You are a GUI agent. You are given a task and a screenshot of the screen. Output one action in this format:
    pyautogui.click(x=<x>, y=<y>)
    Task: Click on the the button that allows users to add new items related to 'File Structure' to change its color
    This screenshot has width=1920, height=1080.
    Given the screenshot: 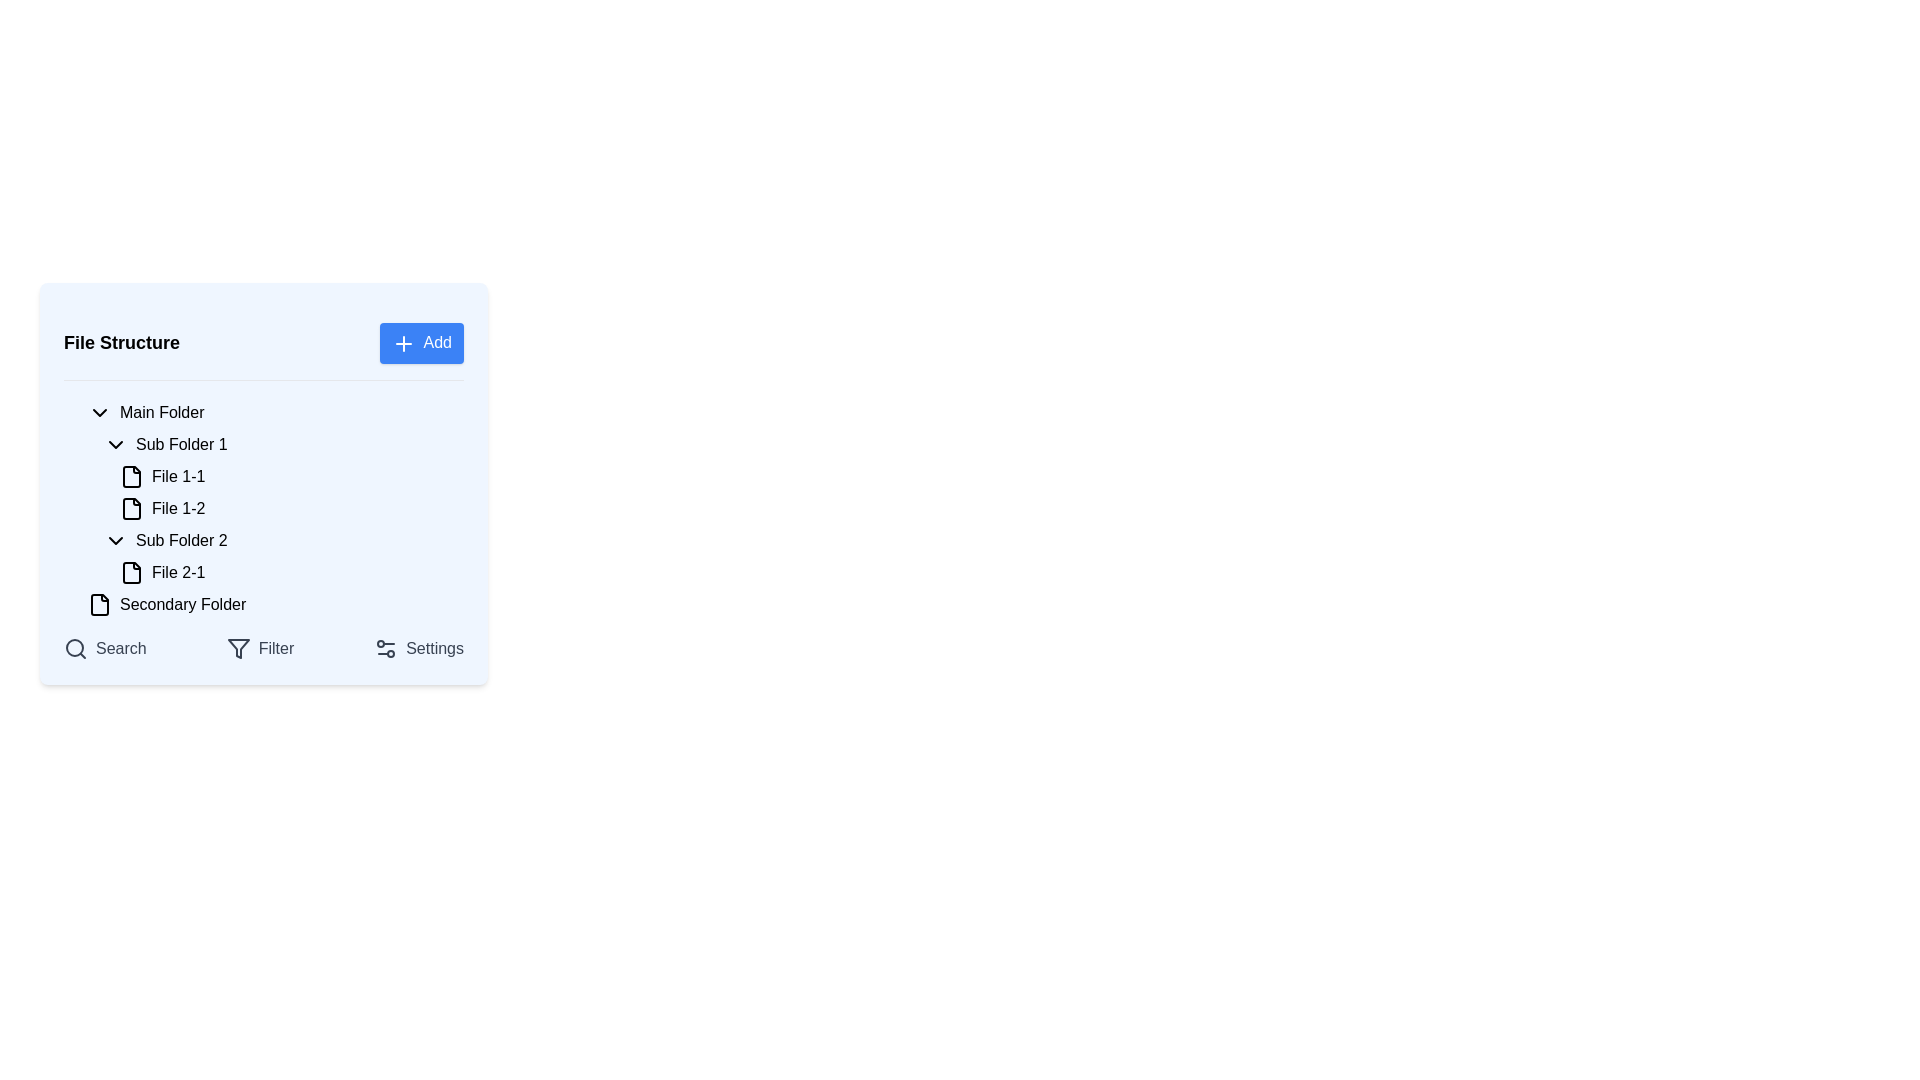 What is the action you would take?
    pyautogui.click(x=421, y=342)
    